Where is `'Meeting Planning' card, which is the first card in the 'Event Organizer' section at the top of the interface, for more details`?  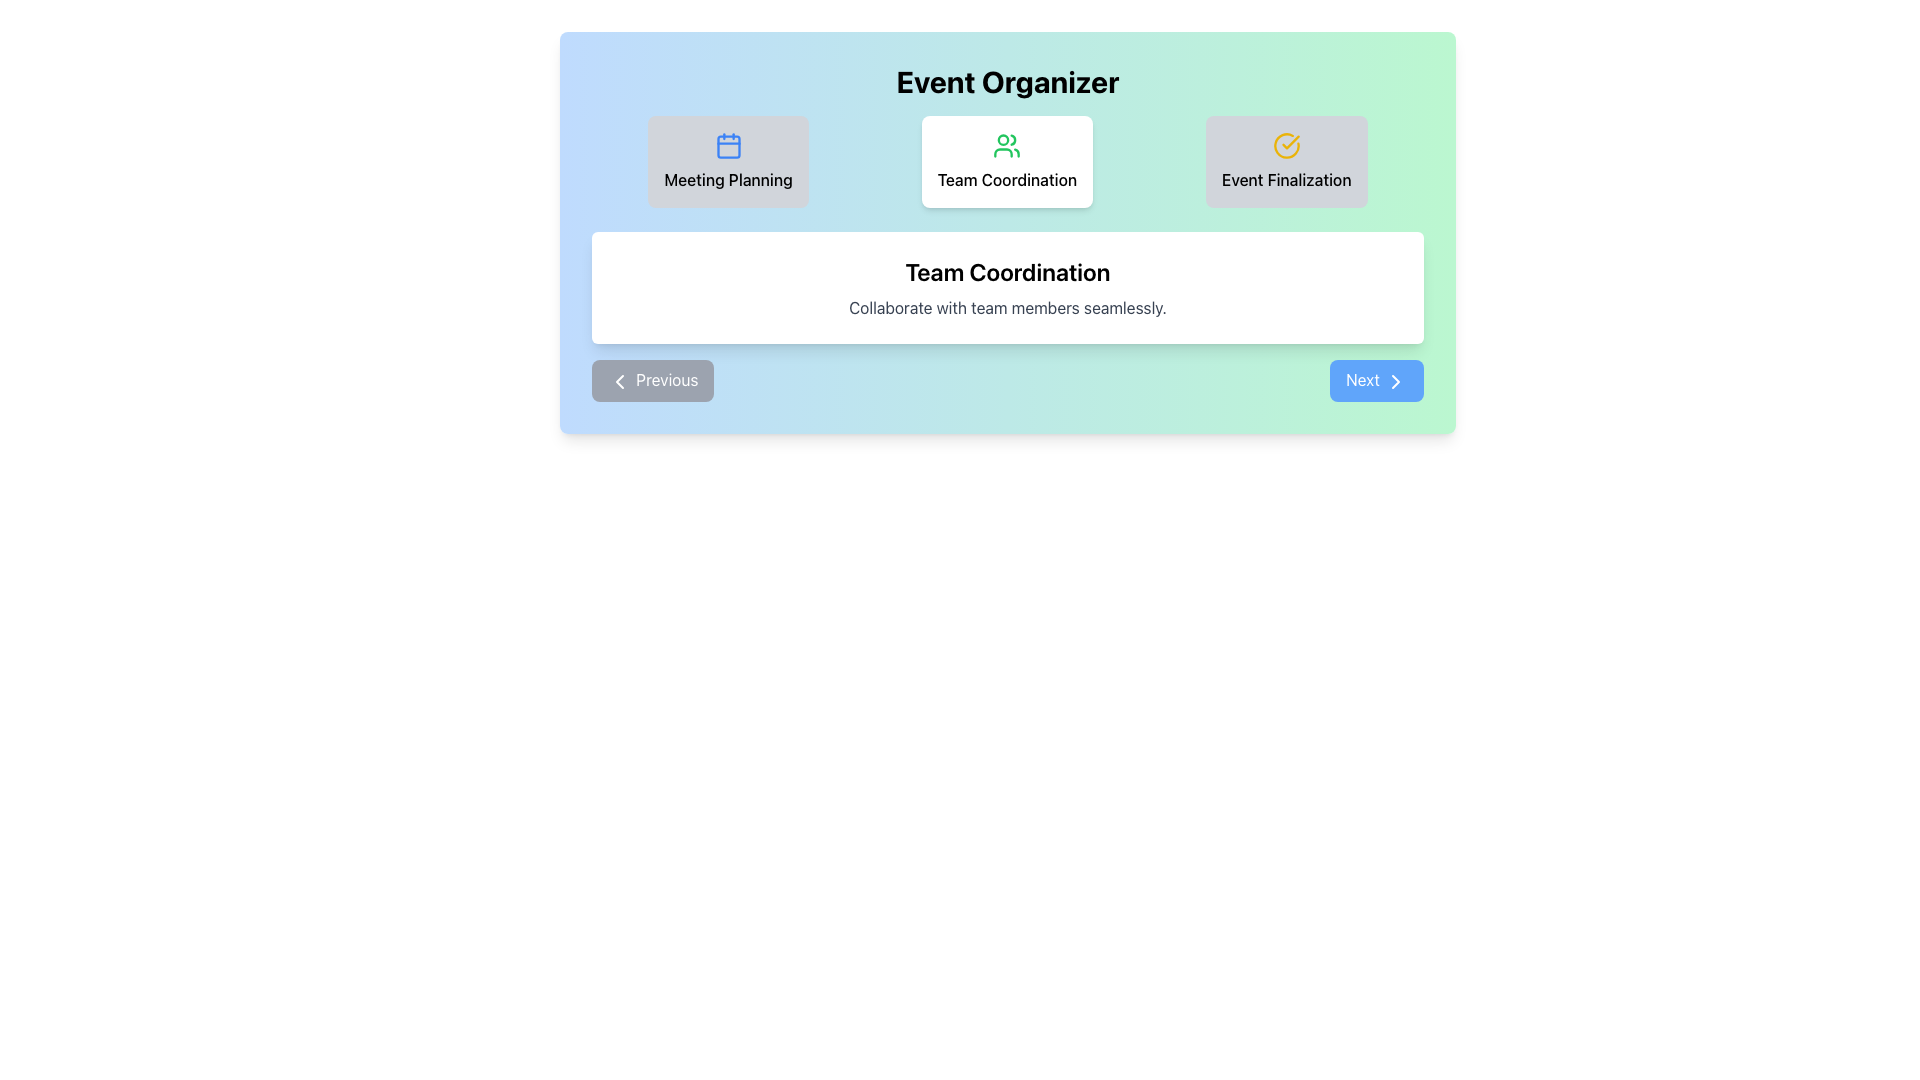
'Meeting Planning' card, which is the first card in the 'Event Organizer' section at the top of the interface, for more details is located at coordinates (727, 161).